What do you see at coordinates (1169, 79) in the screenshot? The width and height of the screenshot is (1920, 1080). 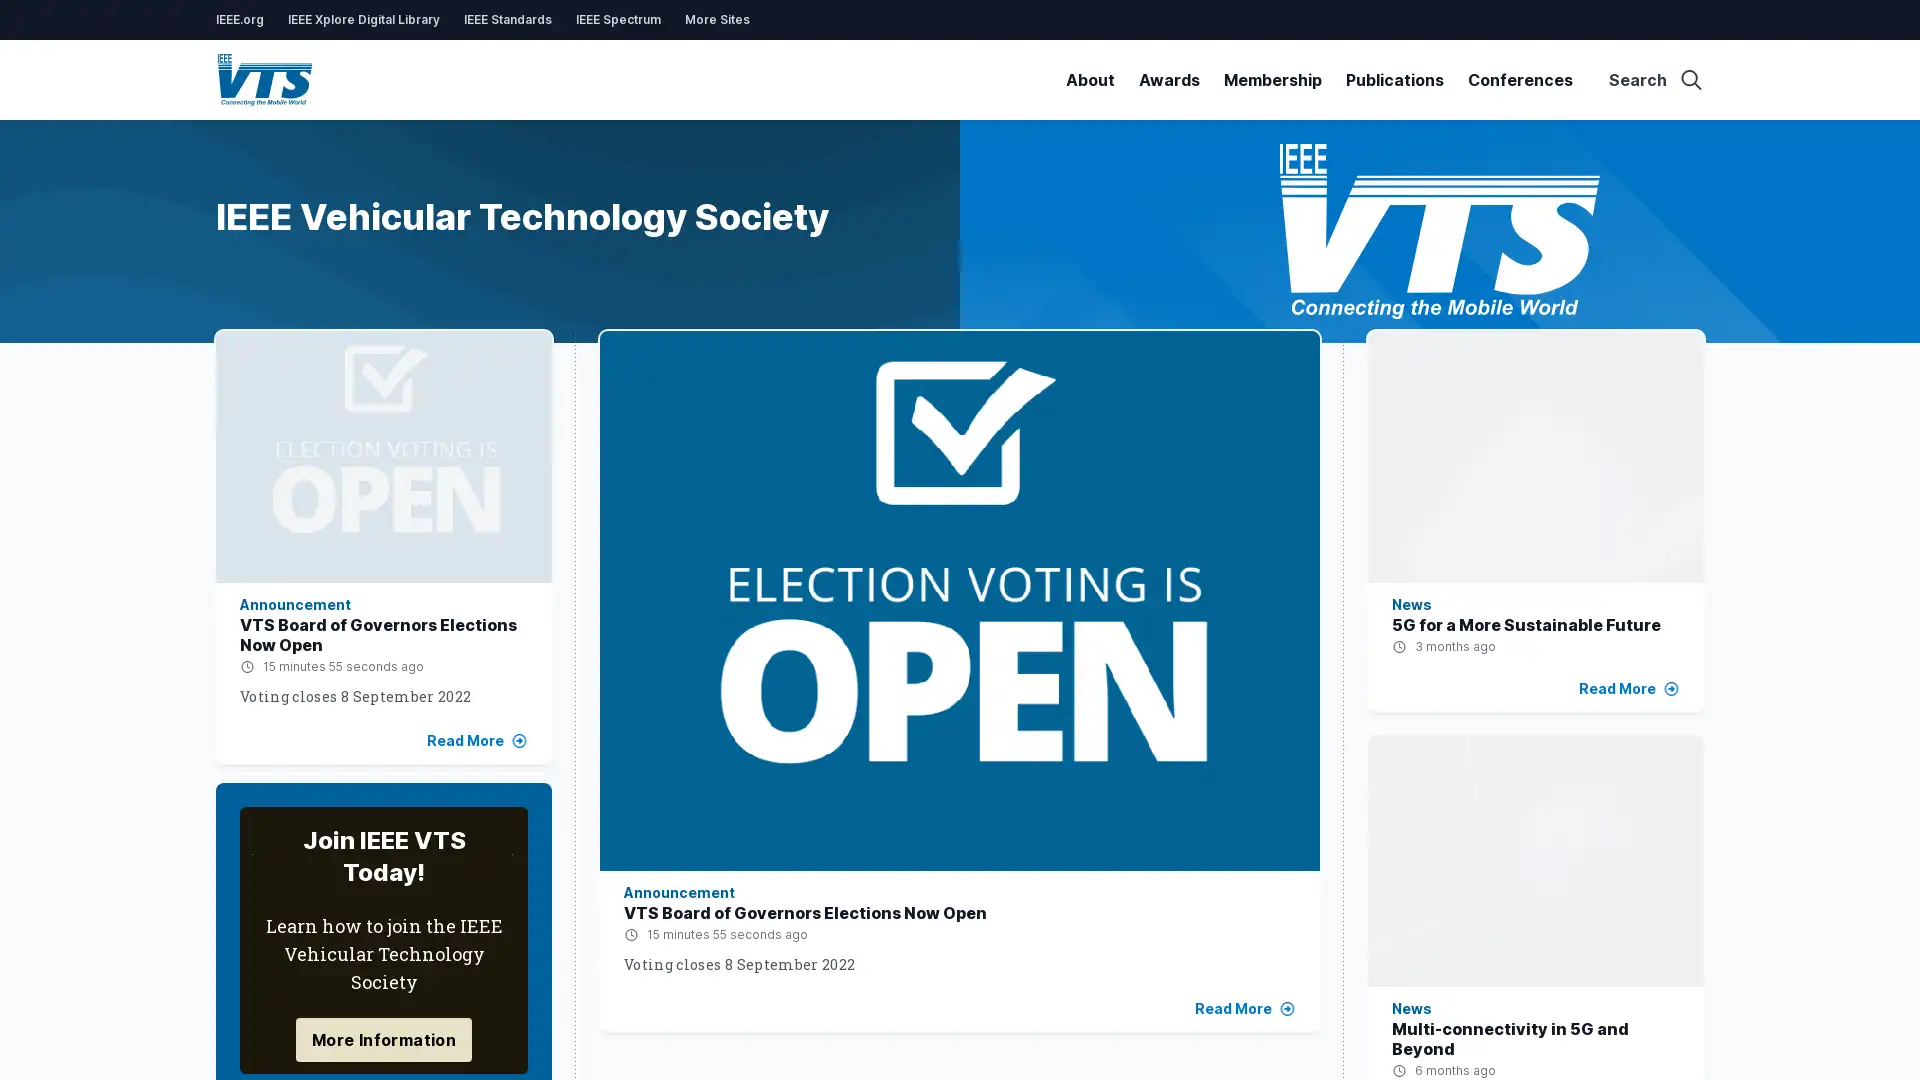 I see `Awards` at bounding box center [1169, 79].